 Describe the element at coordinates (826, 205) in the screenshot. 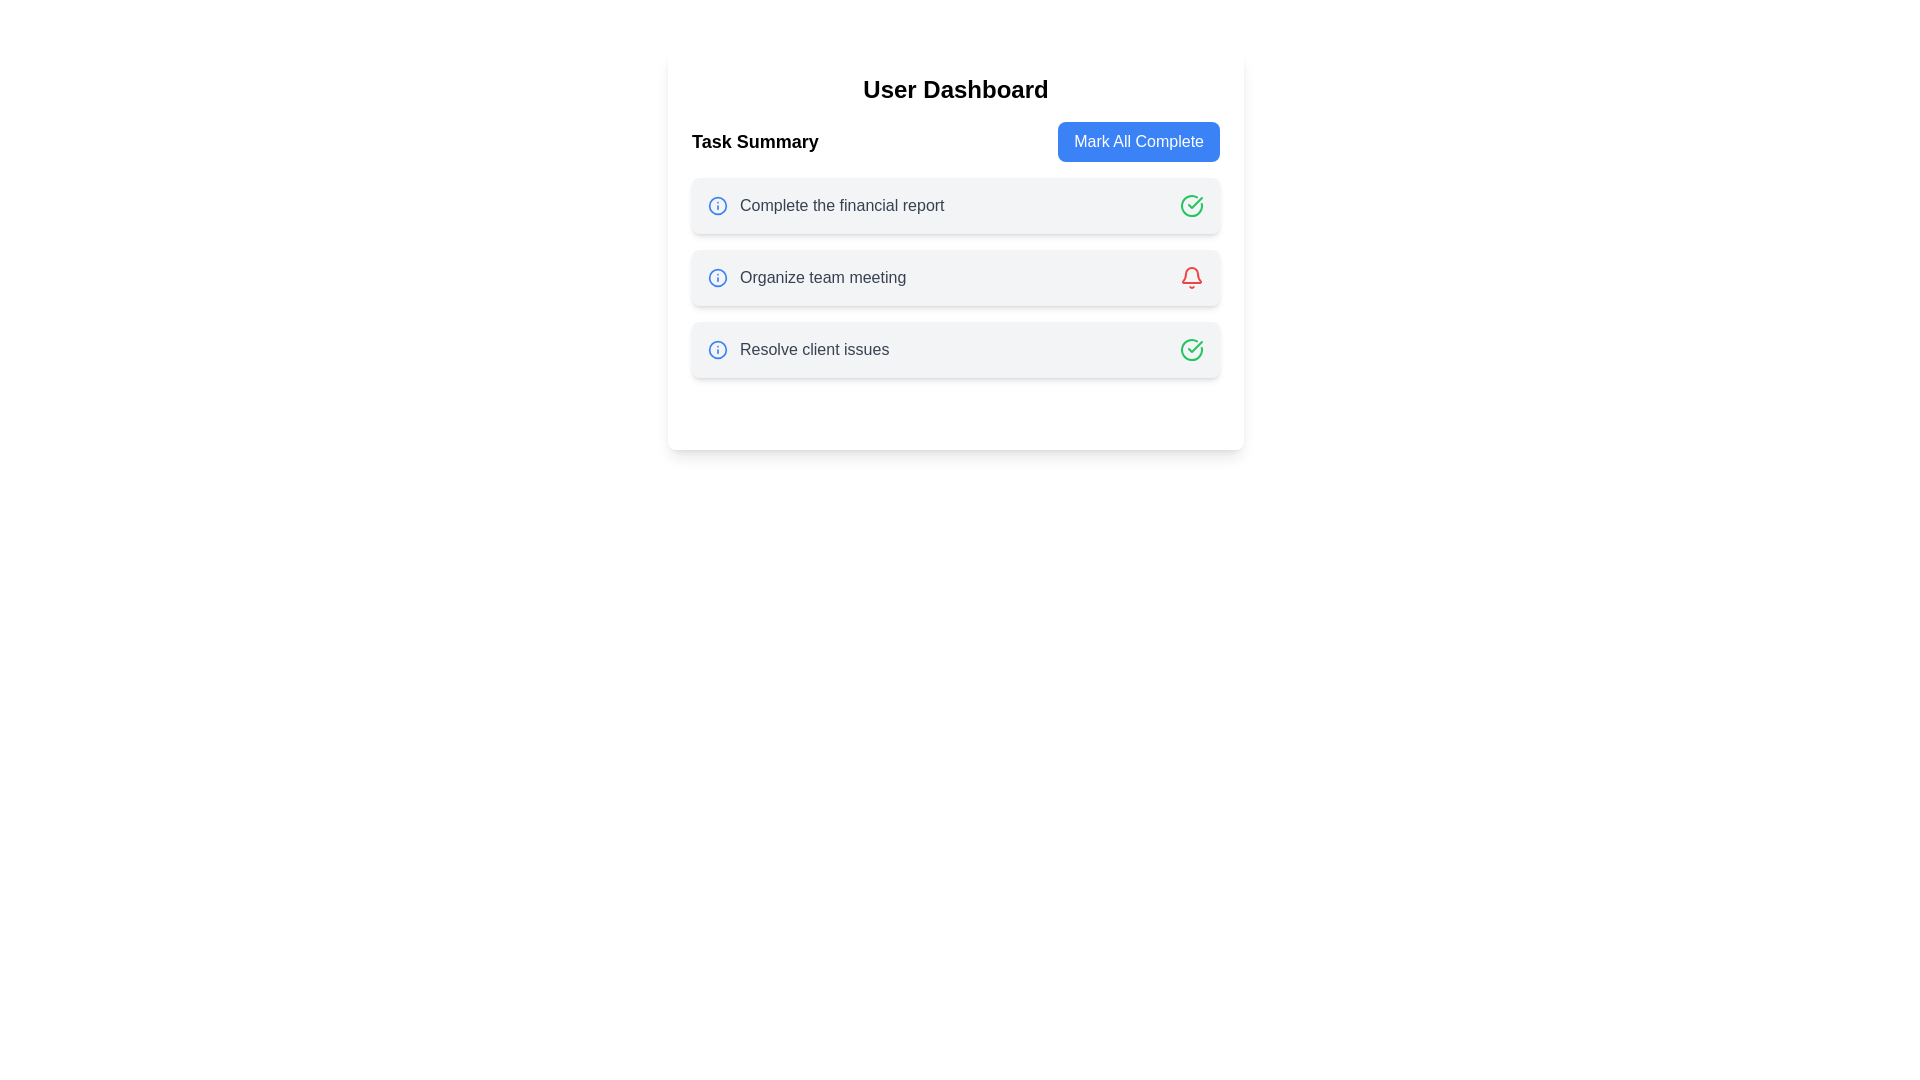

I see `text content of the Task item labeled 'Complete the financial report', which is the first item in the Task Summary section, positioned horizontally alongside a blue information icon` at that location.